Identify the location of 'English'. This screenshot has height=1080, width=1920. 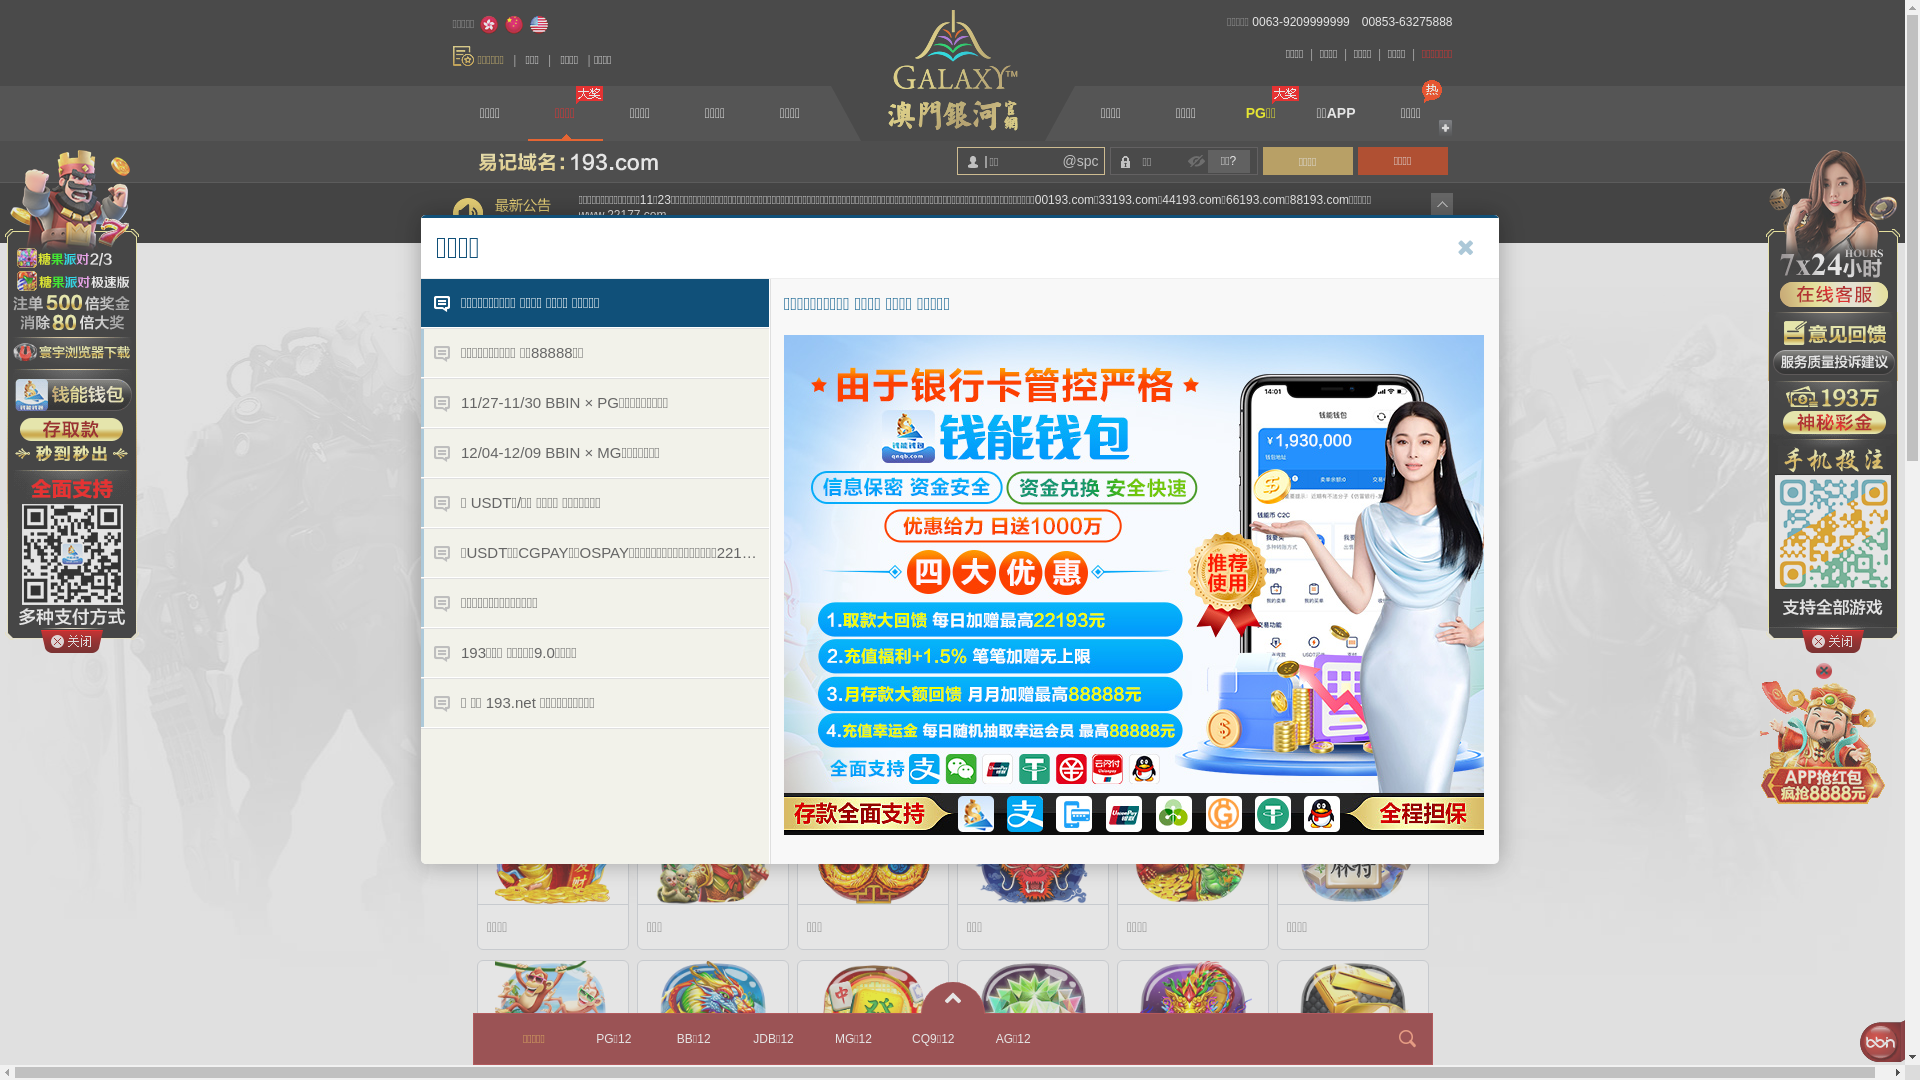
(538, 24).